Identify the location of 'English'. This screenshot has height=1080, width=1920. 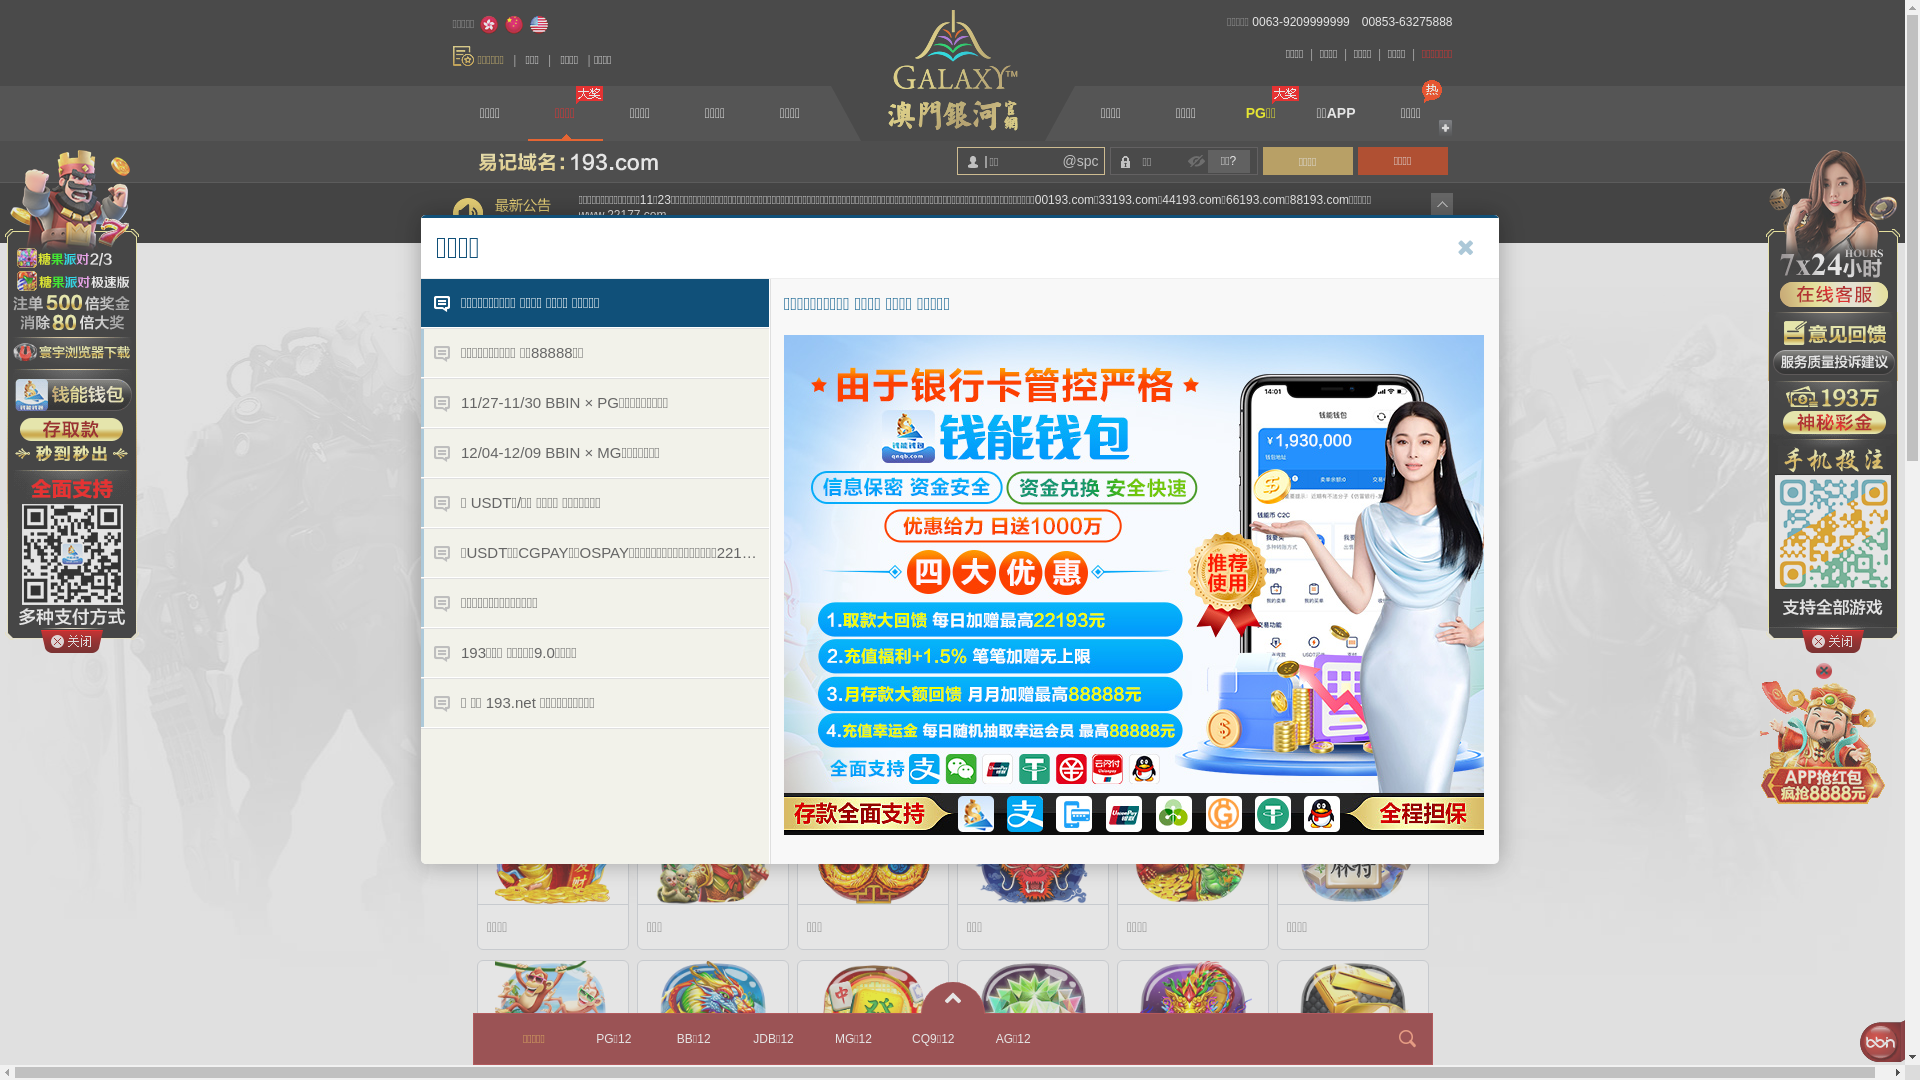
(538, 24).